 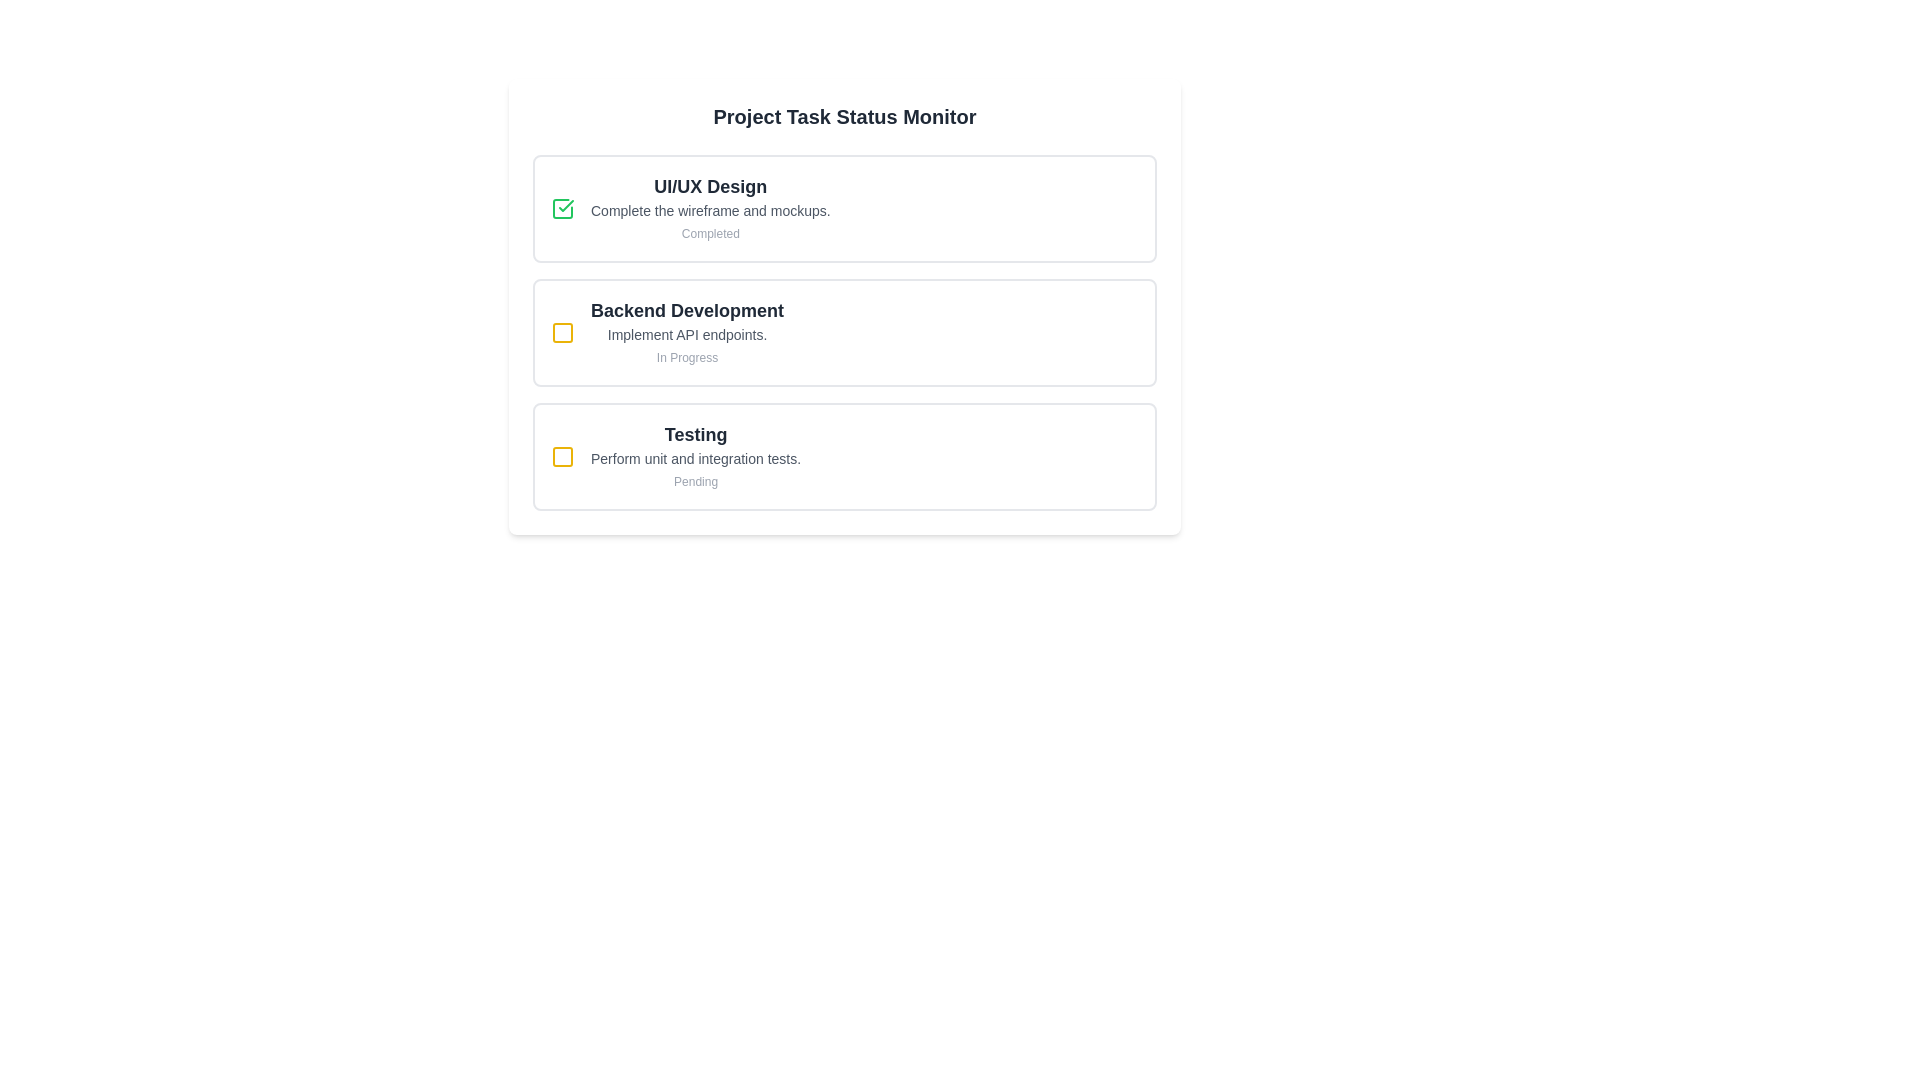 What do you see at coordinates (570, 331) in the screenshot?
I see `the visual indicator icon located to the far left of the 'Backend Development' section` at bounding box center [570, 331].